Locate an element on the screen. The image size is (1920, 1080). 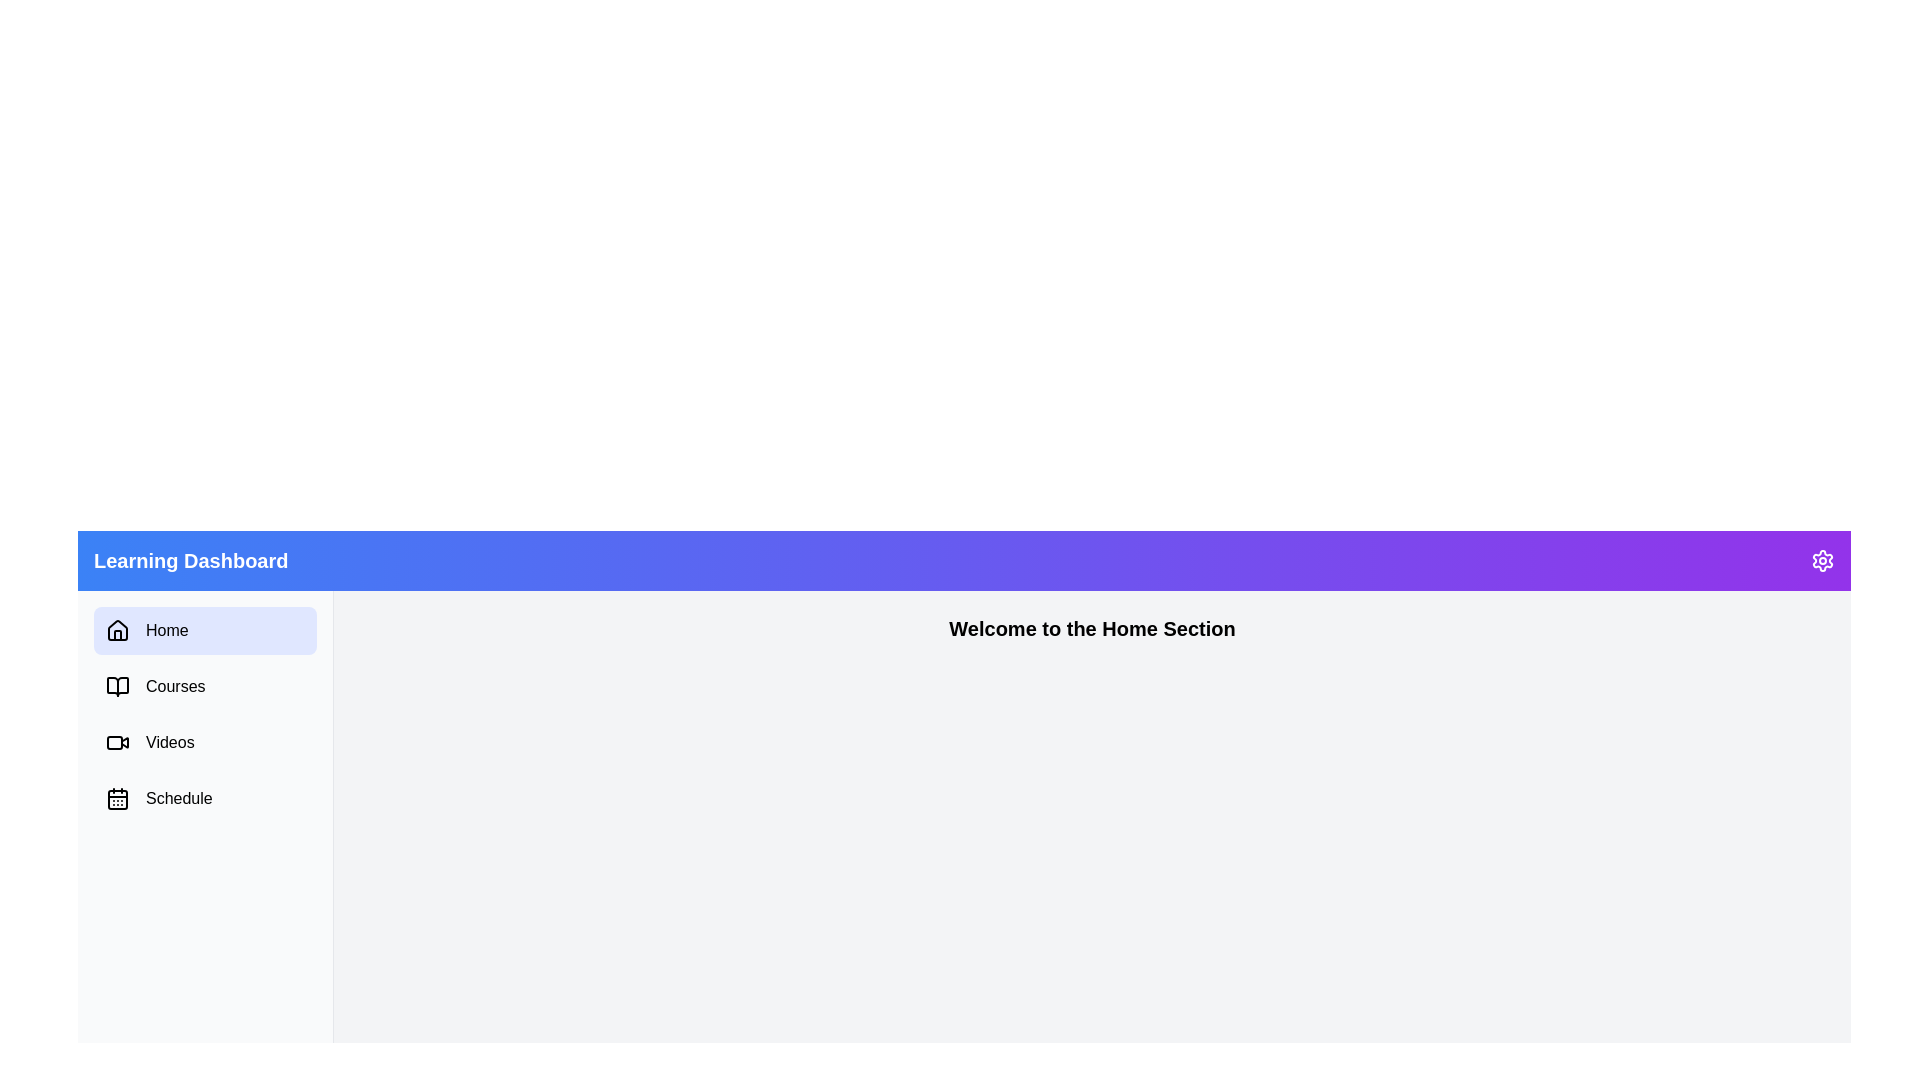
the decorative SVG graphical component that represents a calendar icon in the top-right corner of the navigation menu is located at coordinates (117, 798).